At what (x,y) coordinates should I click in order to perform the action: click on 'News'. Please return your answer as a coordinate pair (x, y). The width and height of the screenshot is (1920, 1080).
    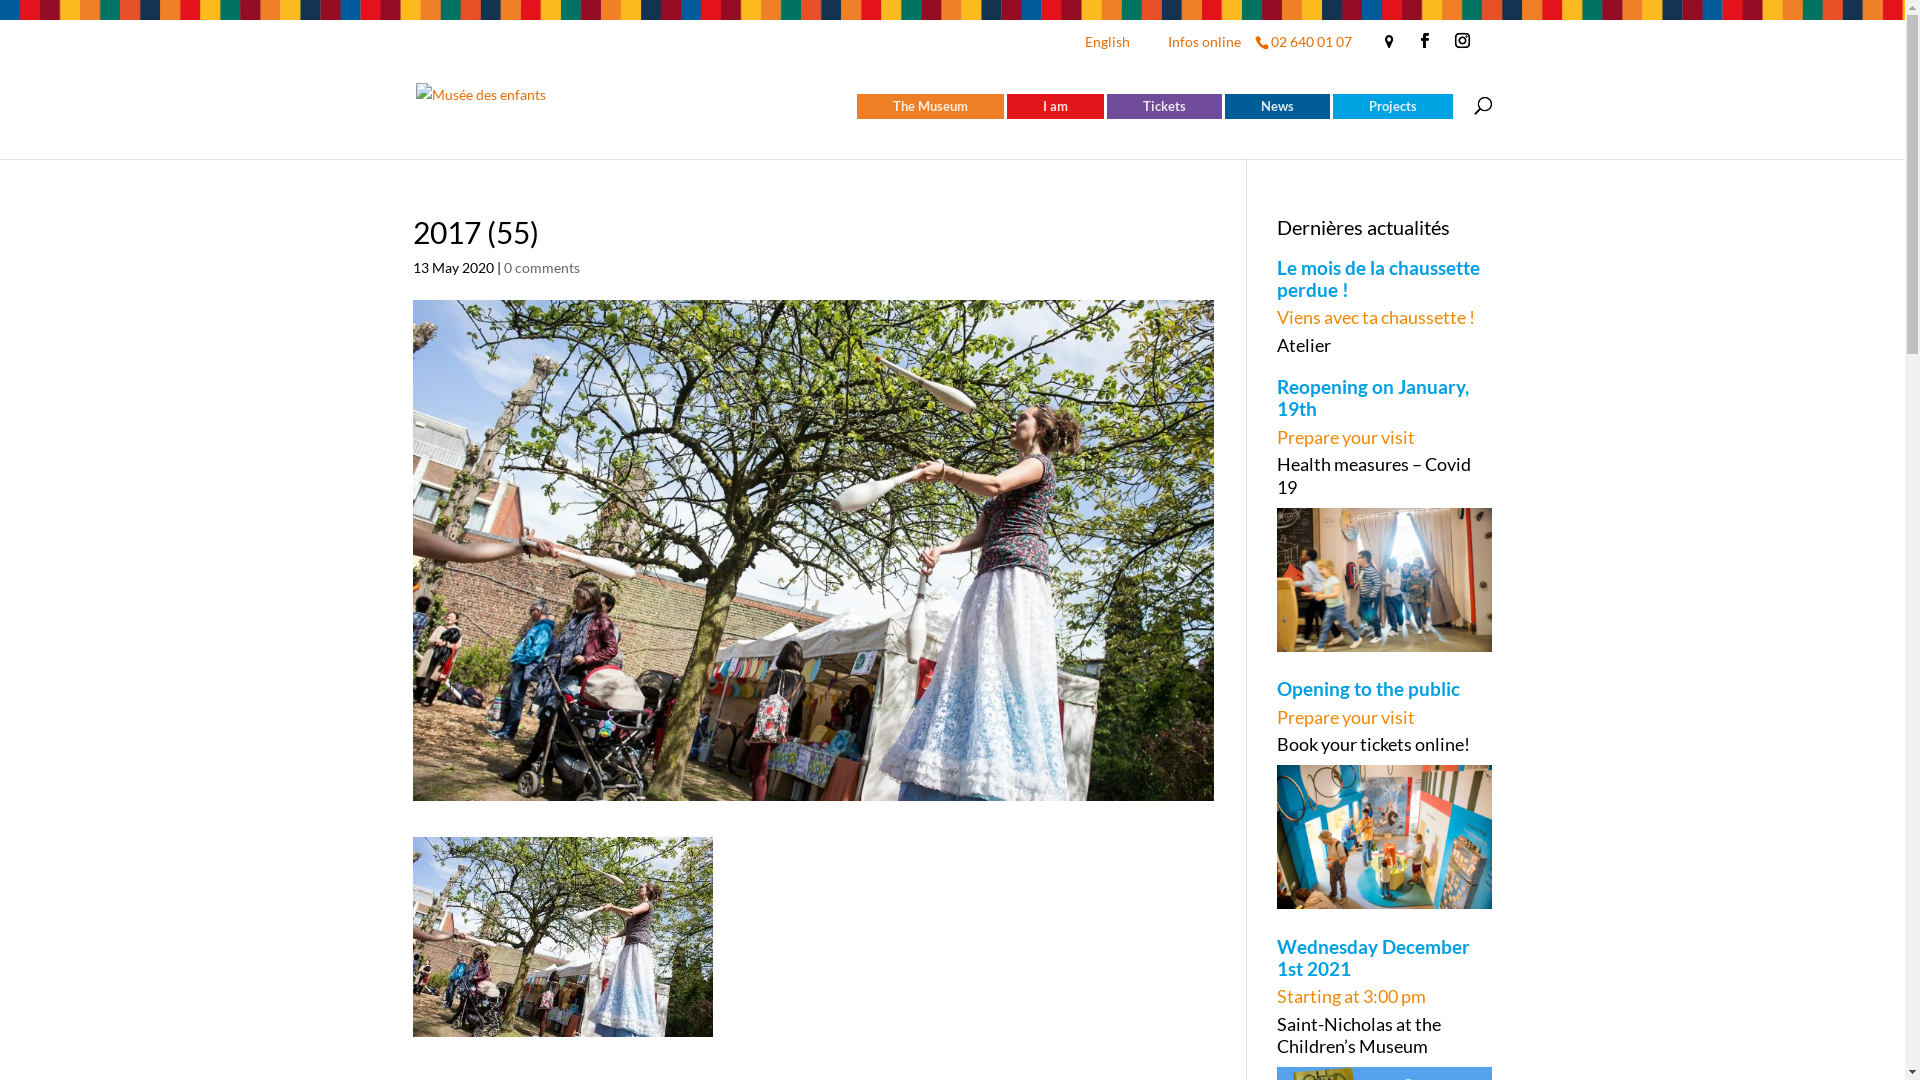
    Looking at the image, I should click on (1275, 106).